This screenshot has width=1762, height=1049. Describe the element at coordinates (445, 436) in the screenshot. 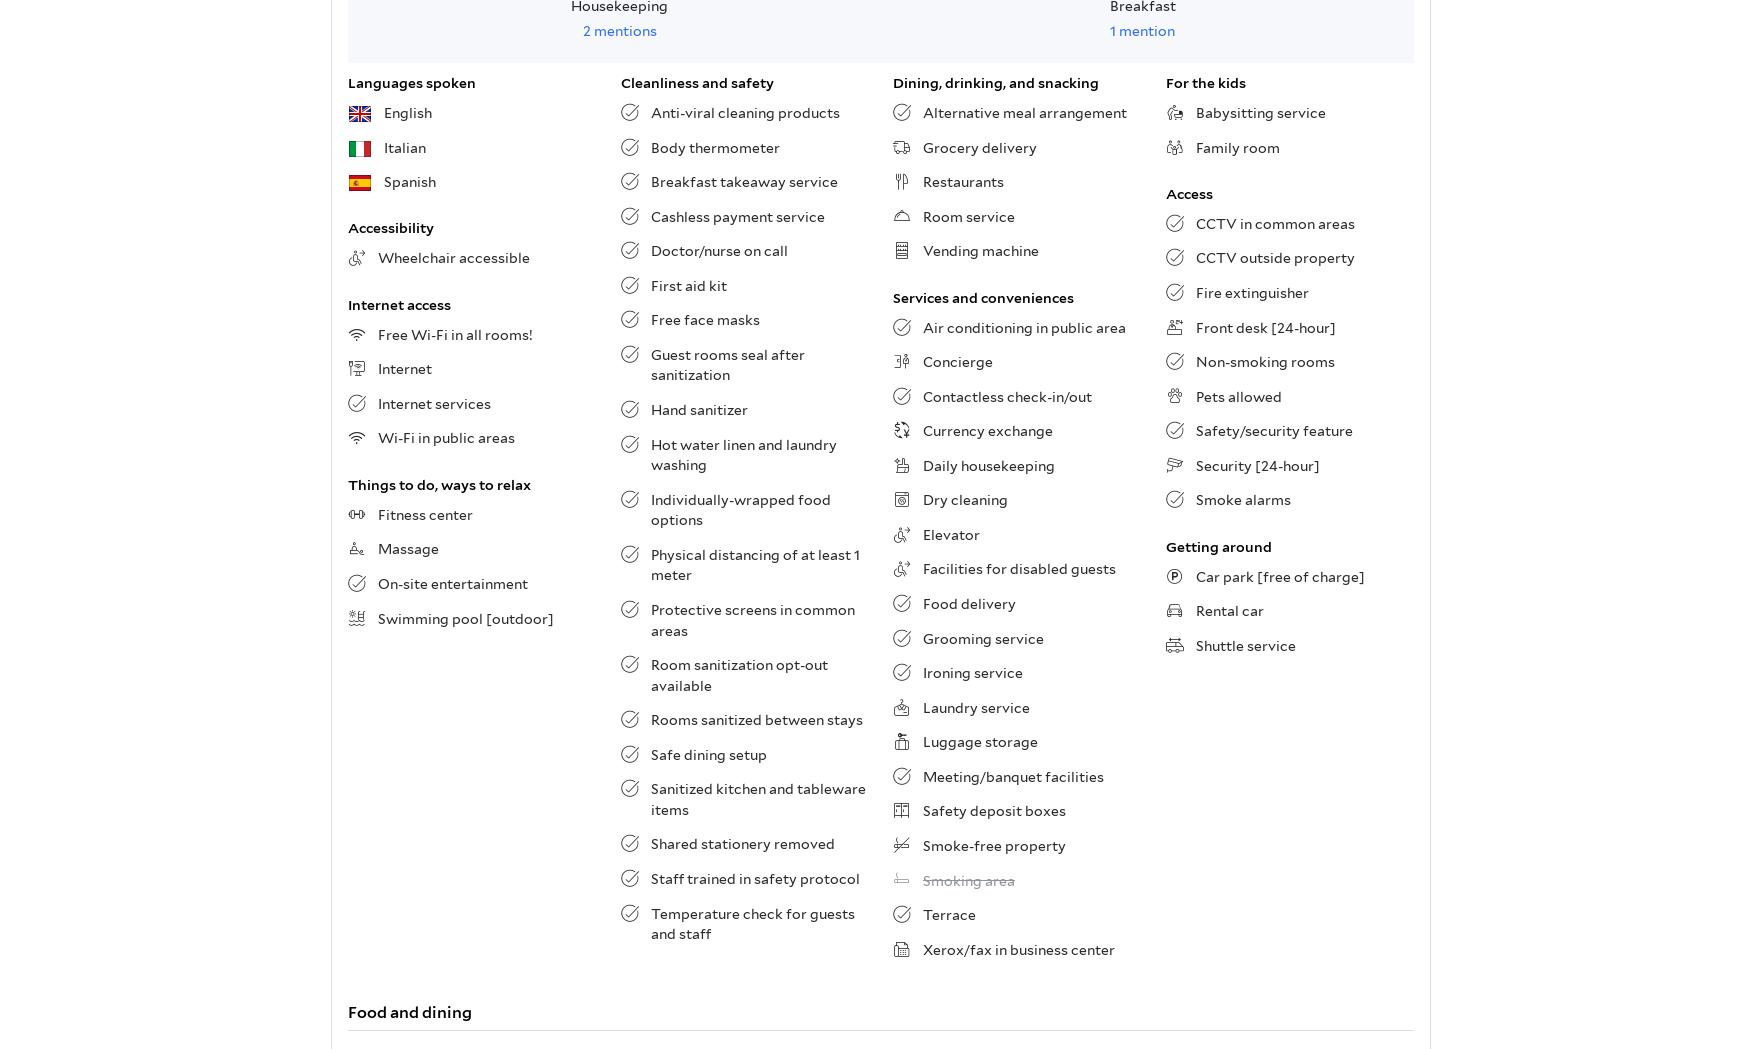

I see `'Wi-Fi in public areas'` at that location.